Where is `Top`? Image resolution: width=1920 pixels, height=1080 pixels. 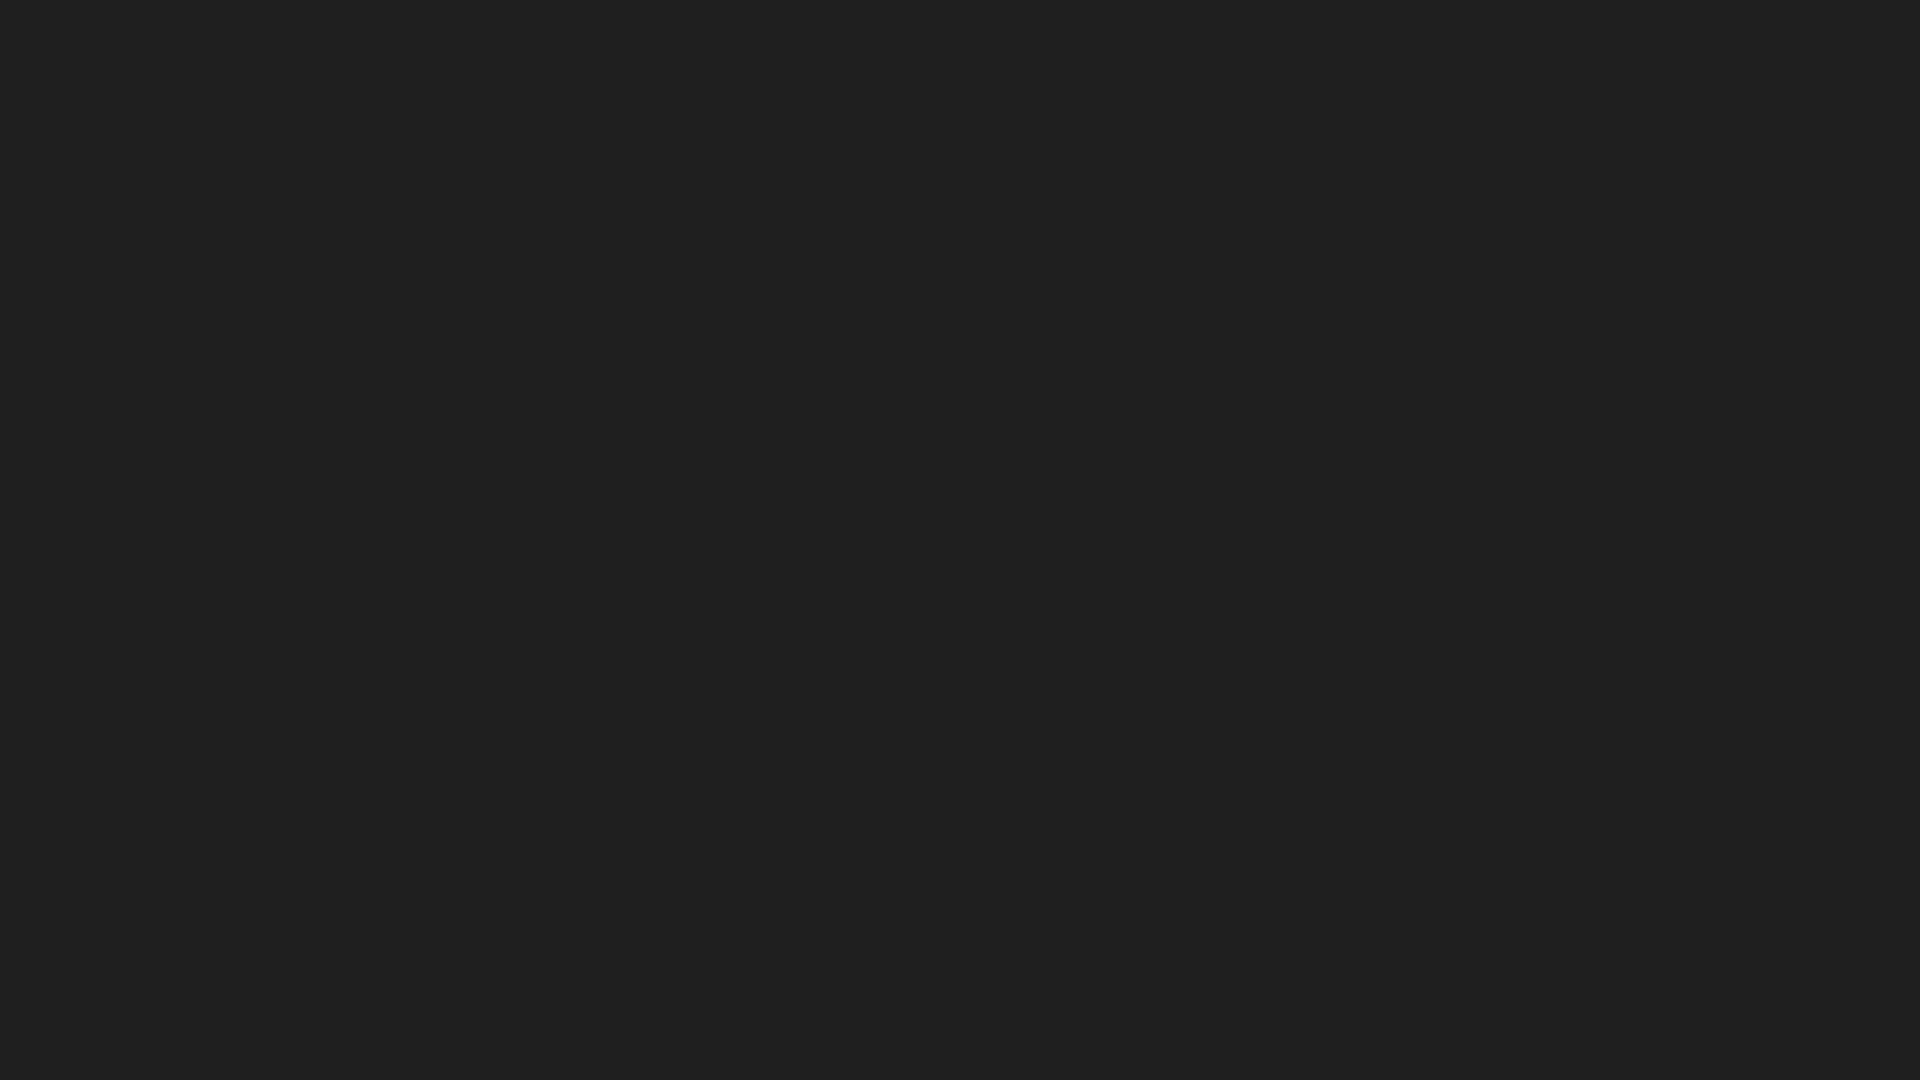
Top is located at coordinates (609, 433).